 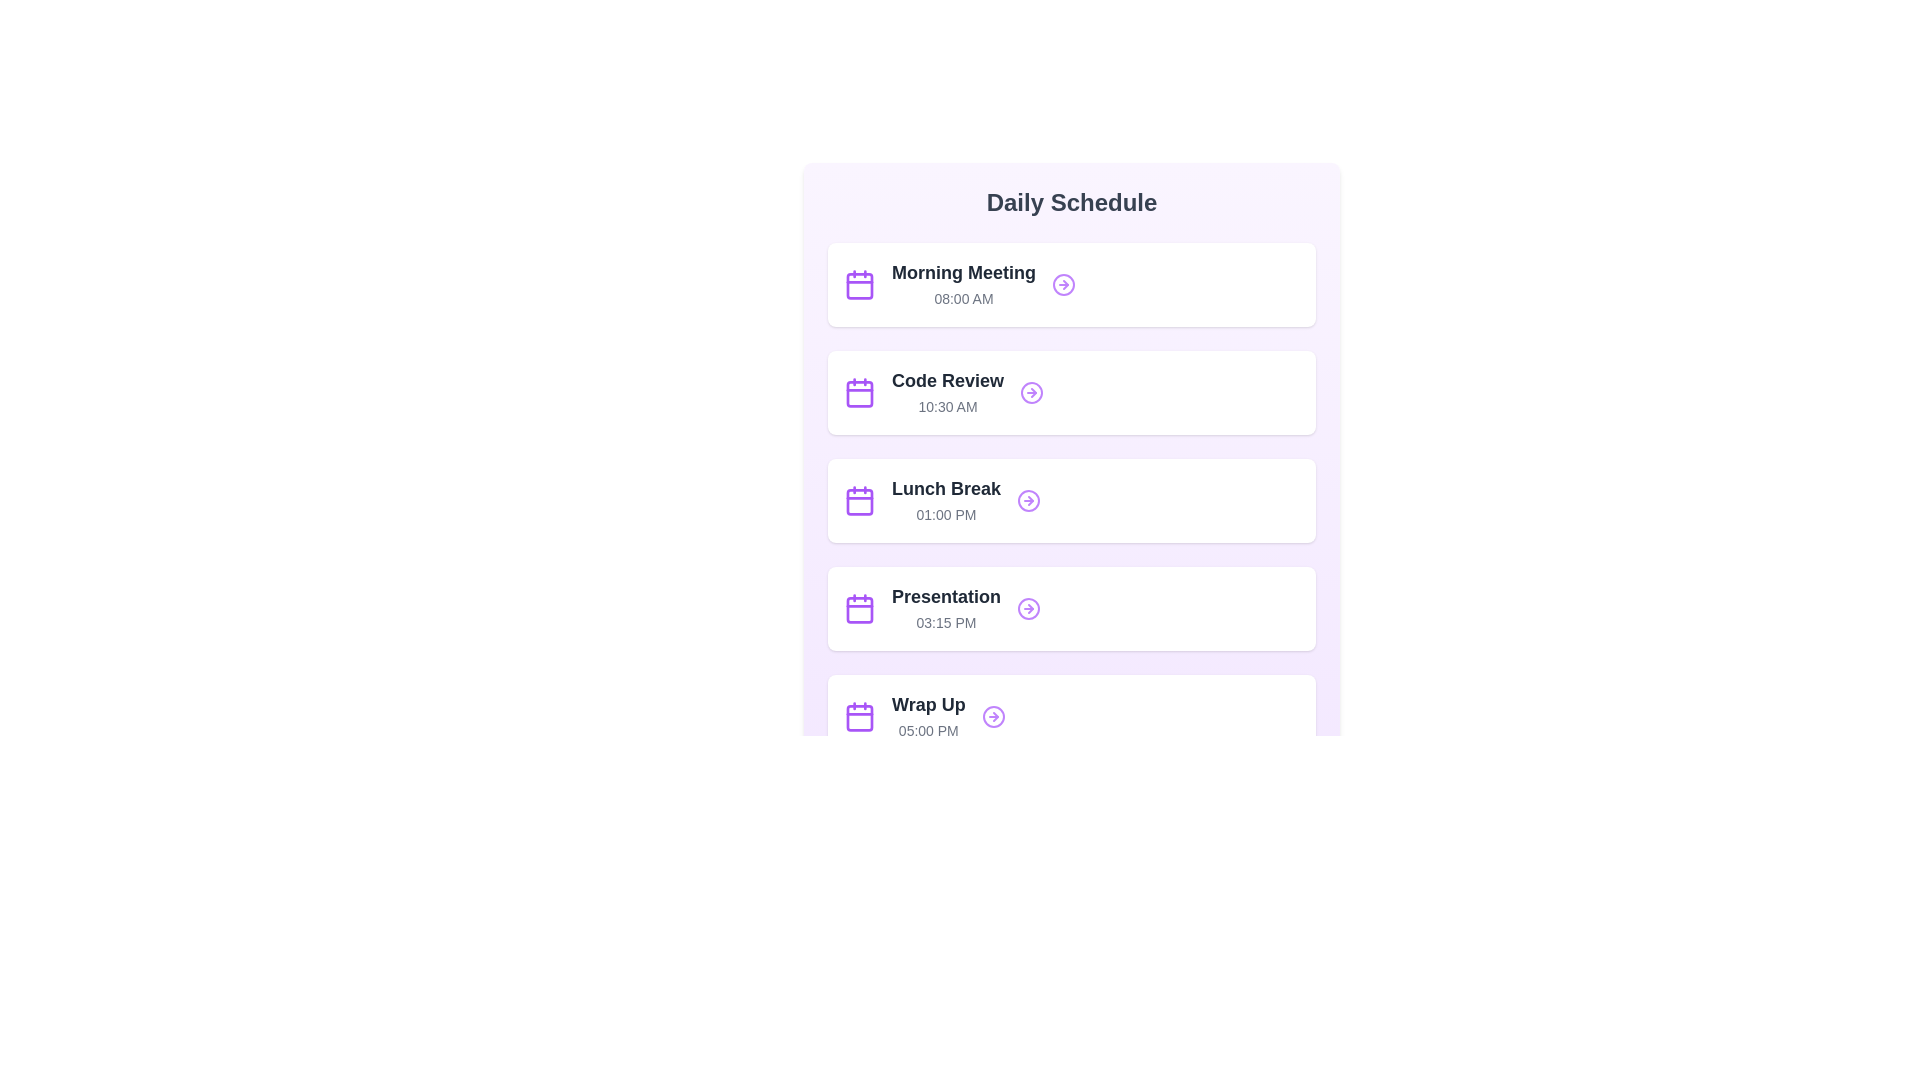 What do you see at coordinates (859, 608) in the screenshot?
I see `the purple calendar icon located to the left of the 'Presentation' event details` at bounding box center [859, 608].